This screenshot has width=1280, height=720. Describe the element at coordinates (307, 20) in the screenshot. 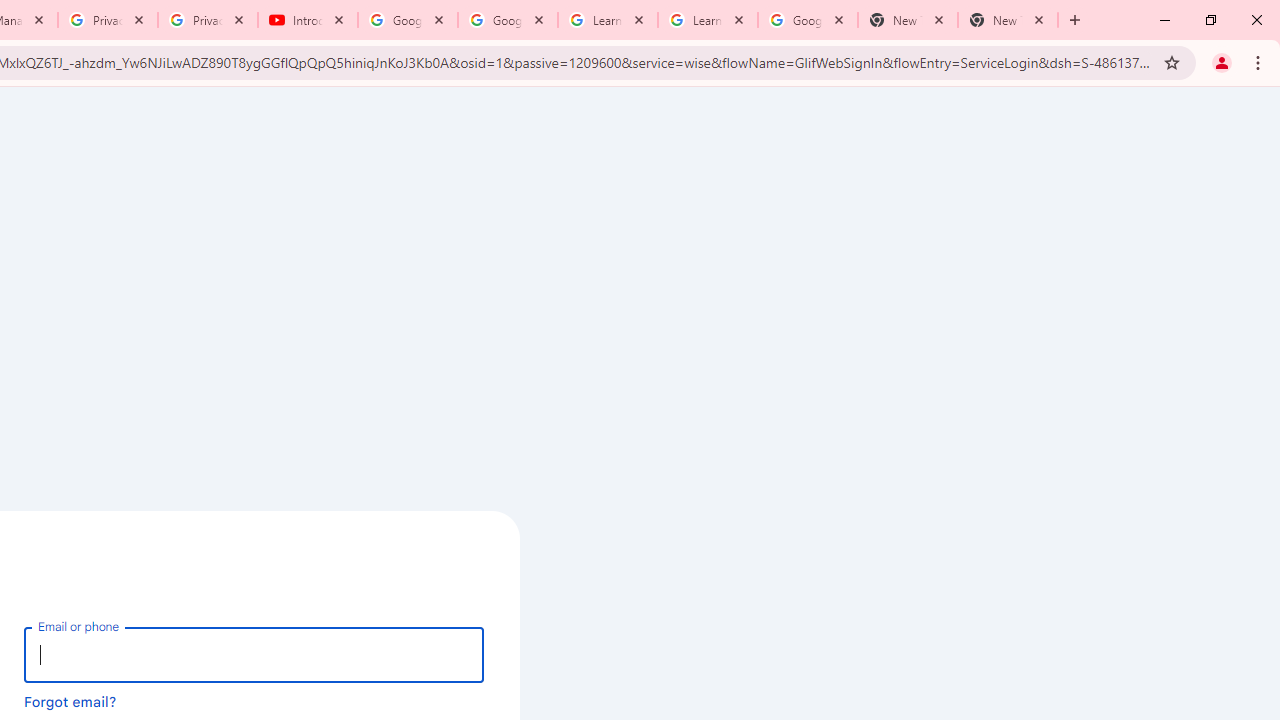

I see `'Introduction | Google Privacy Policy - YouTube'` at that location.